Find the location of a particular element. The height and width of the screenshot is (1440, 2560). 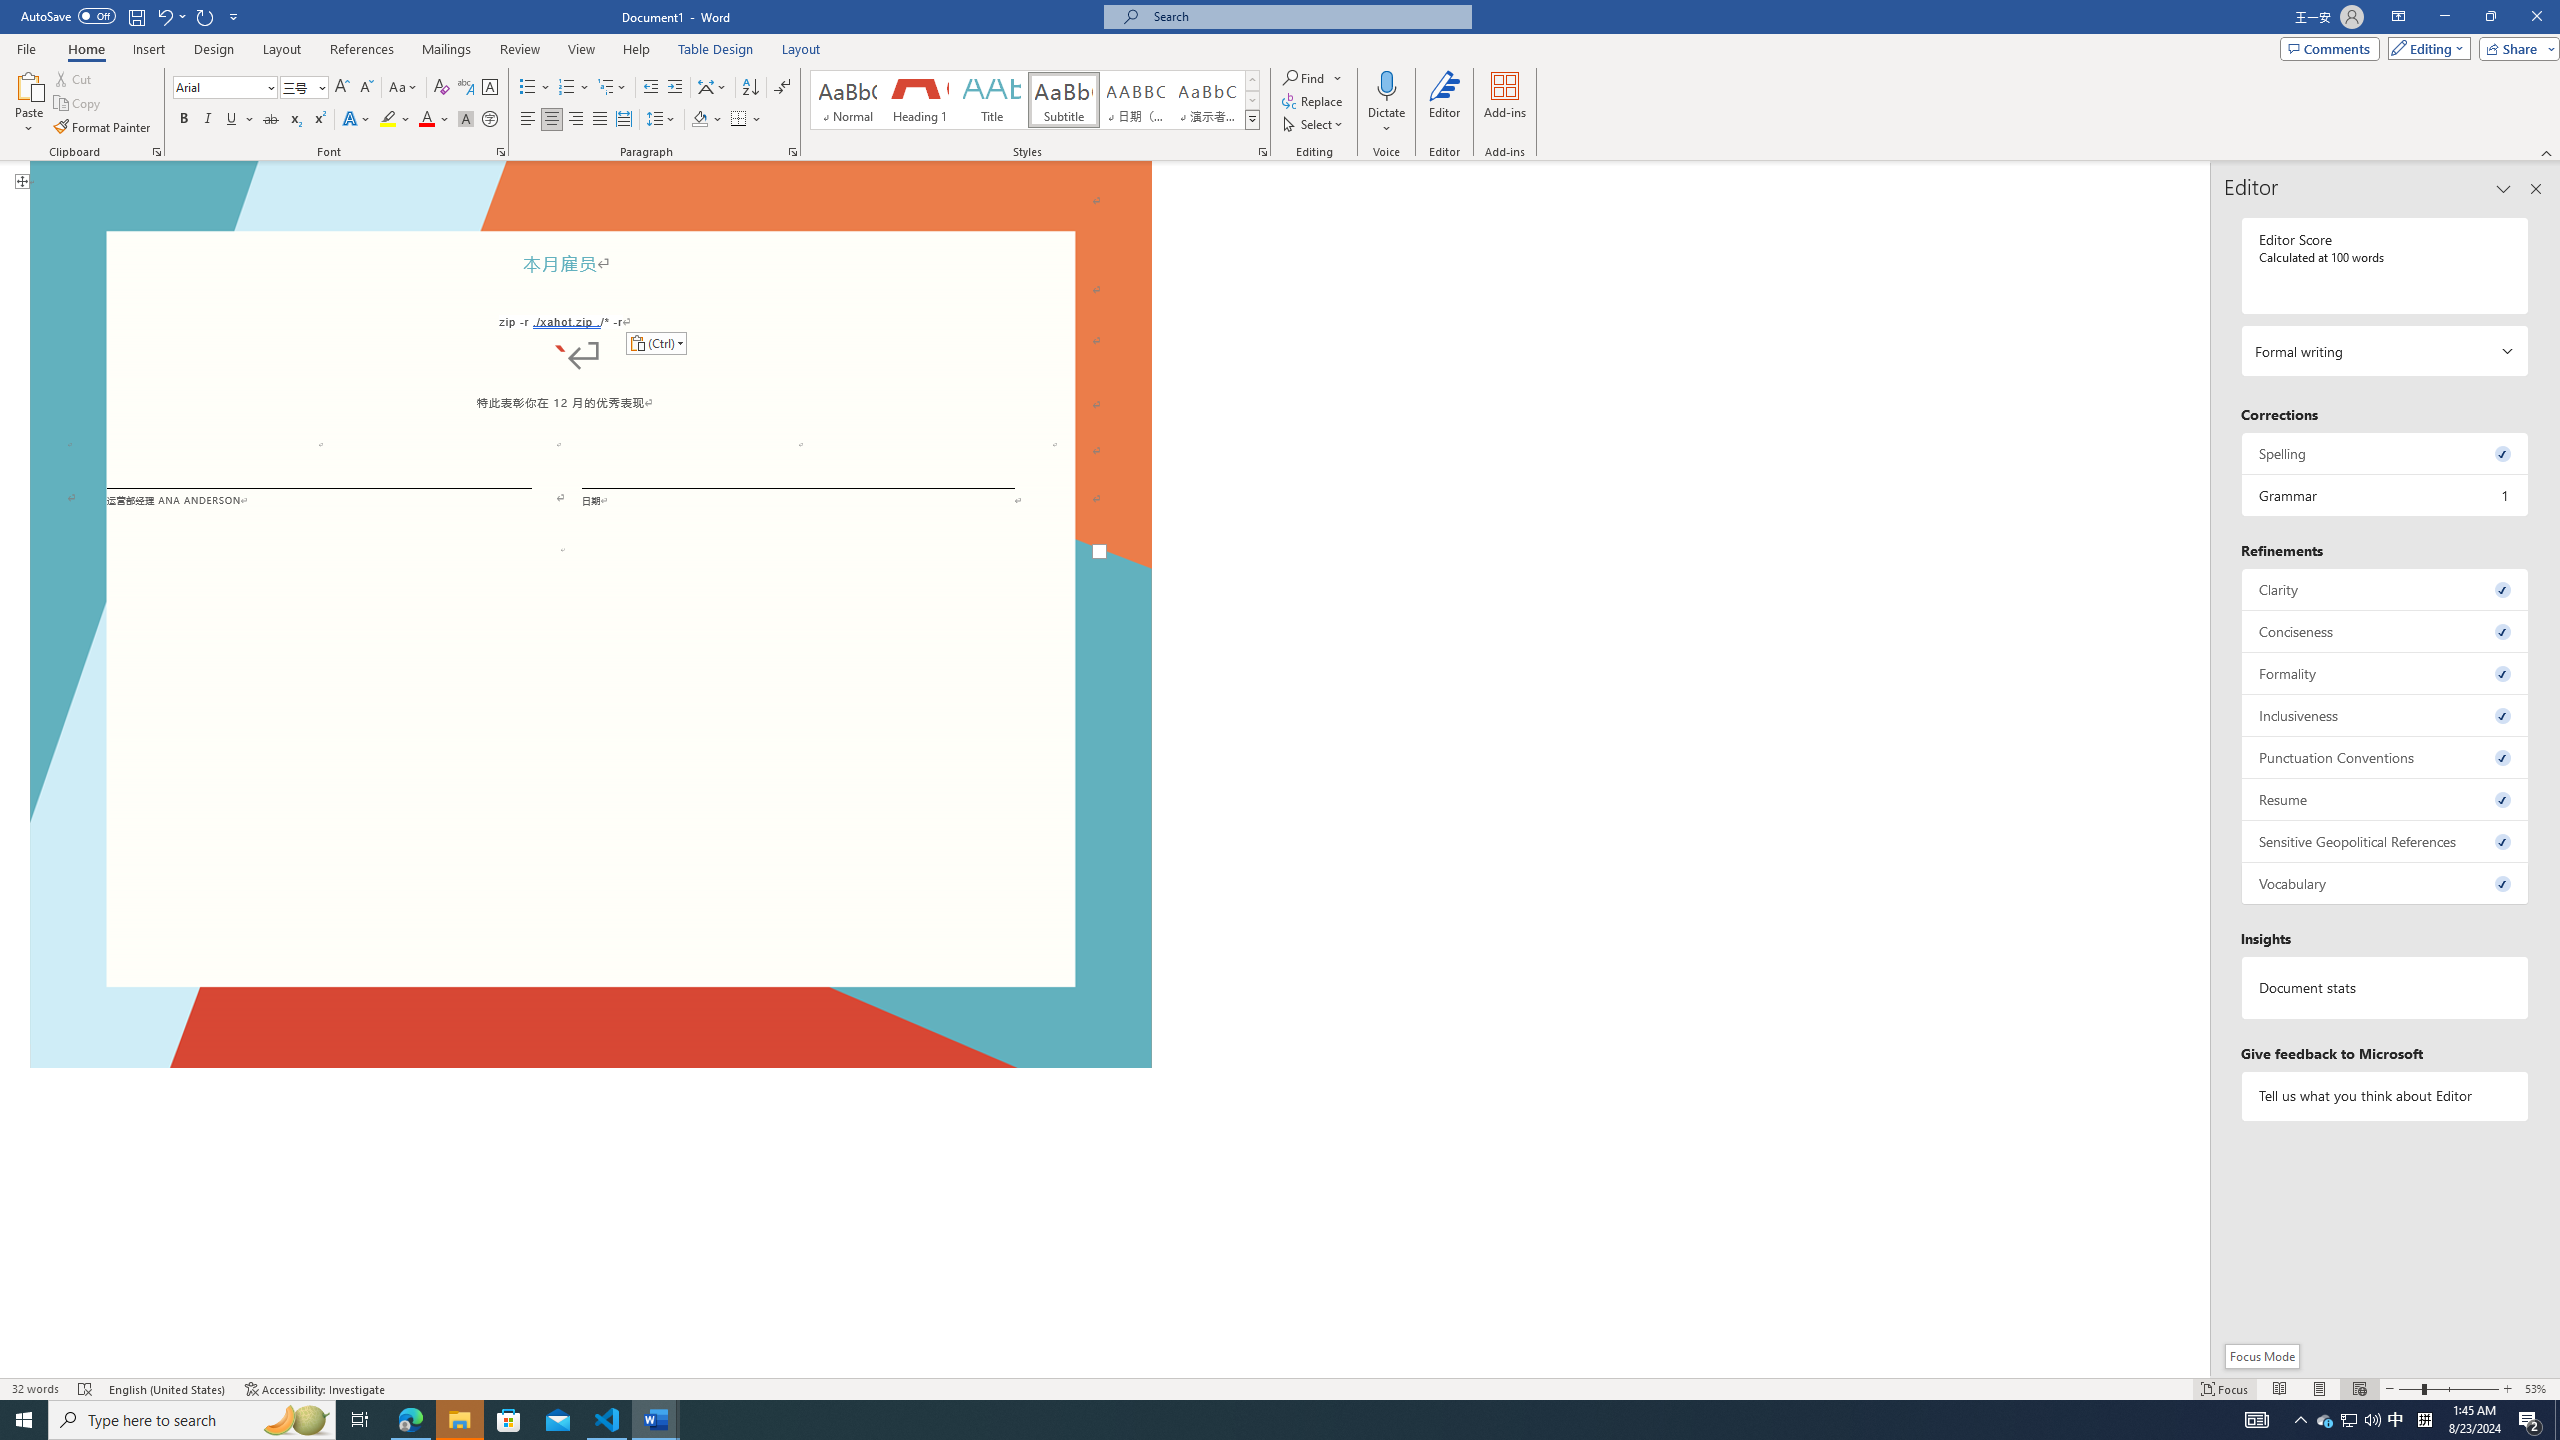

'Spelling, 0 issues. Press space or enter to review items.' is located at coordinates (2384, 452).